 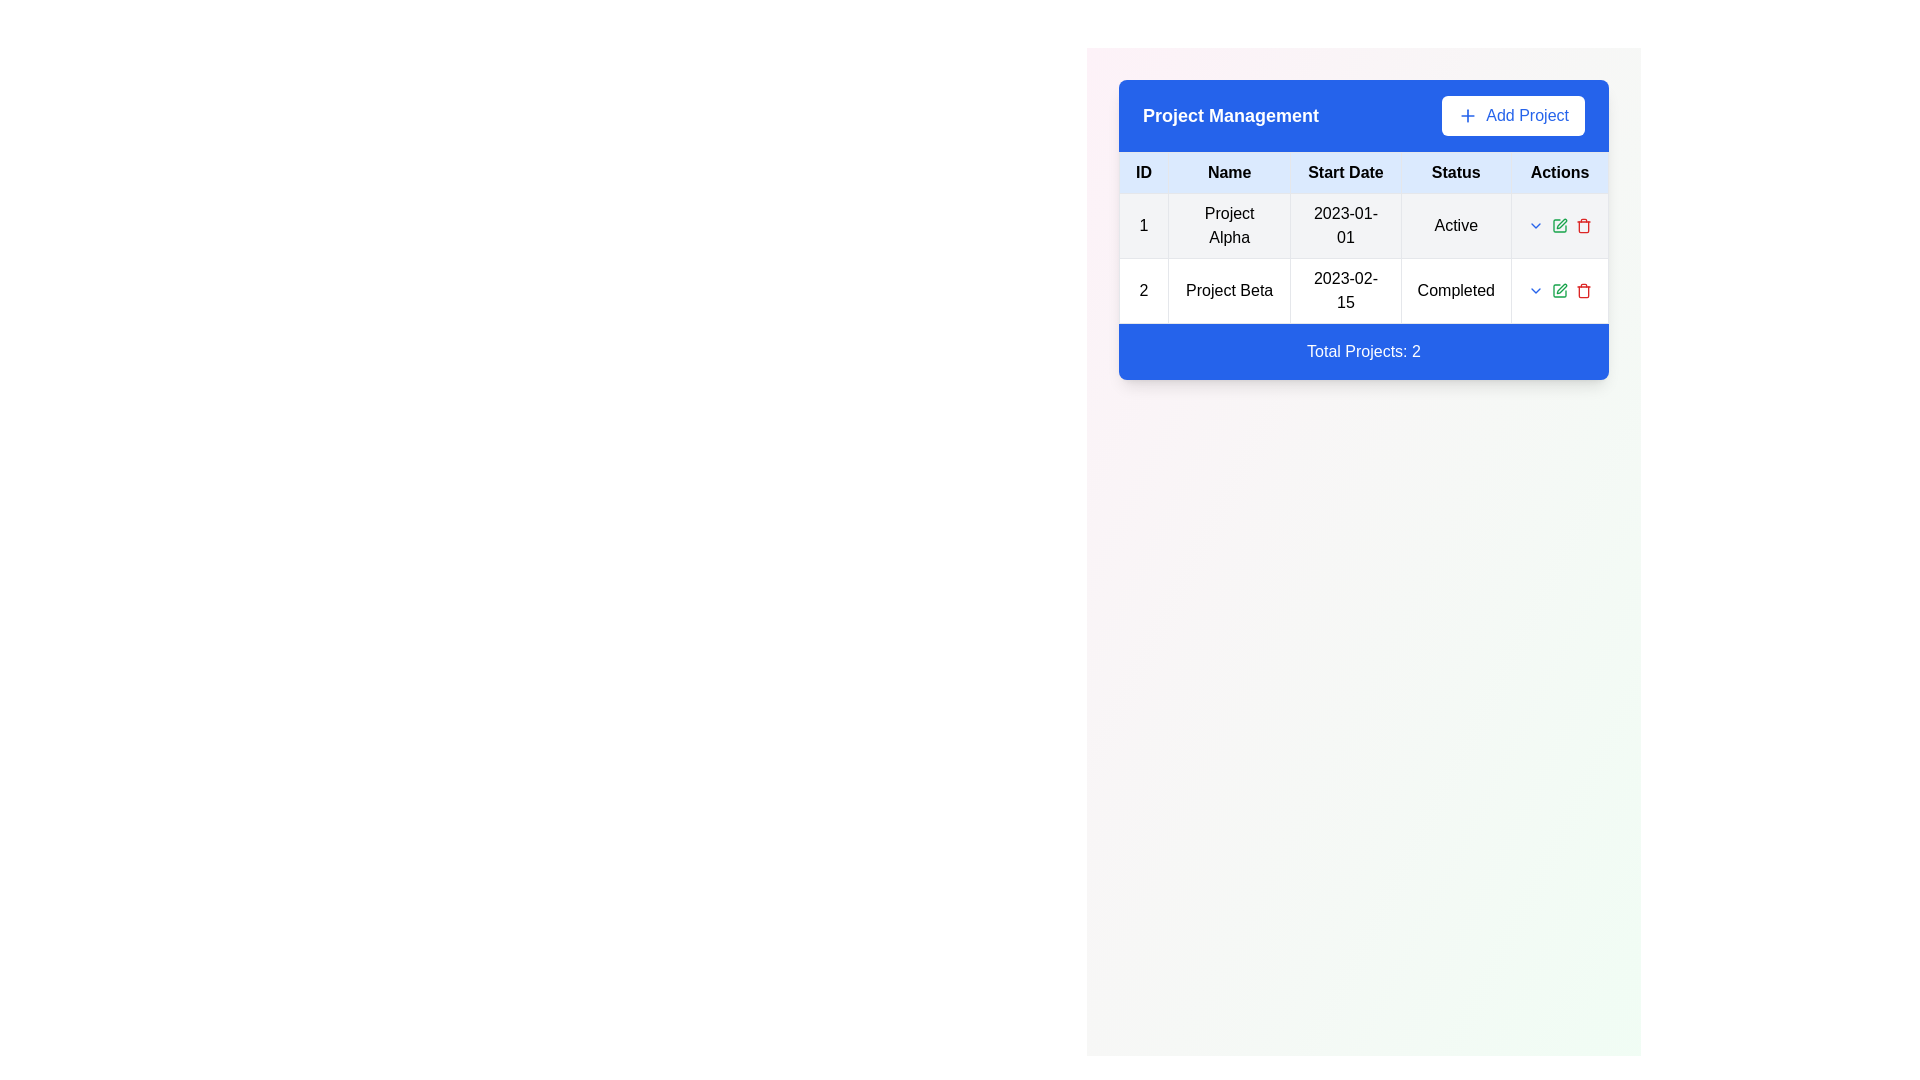 What do you see at coordinates (1583, 292) in the screenshot?
I see `the trash bin icon located in the 'Actions' column of the second row in the table beneath the 'Project Management' heading` at bounding box center [1583, 292].